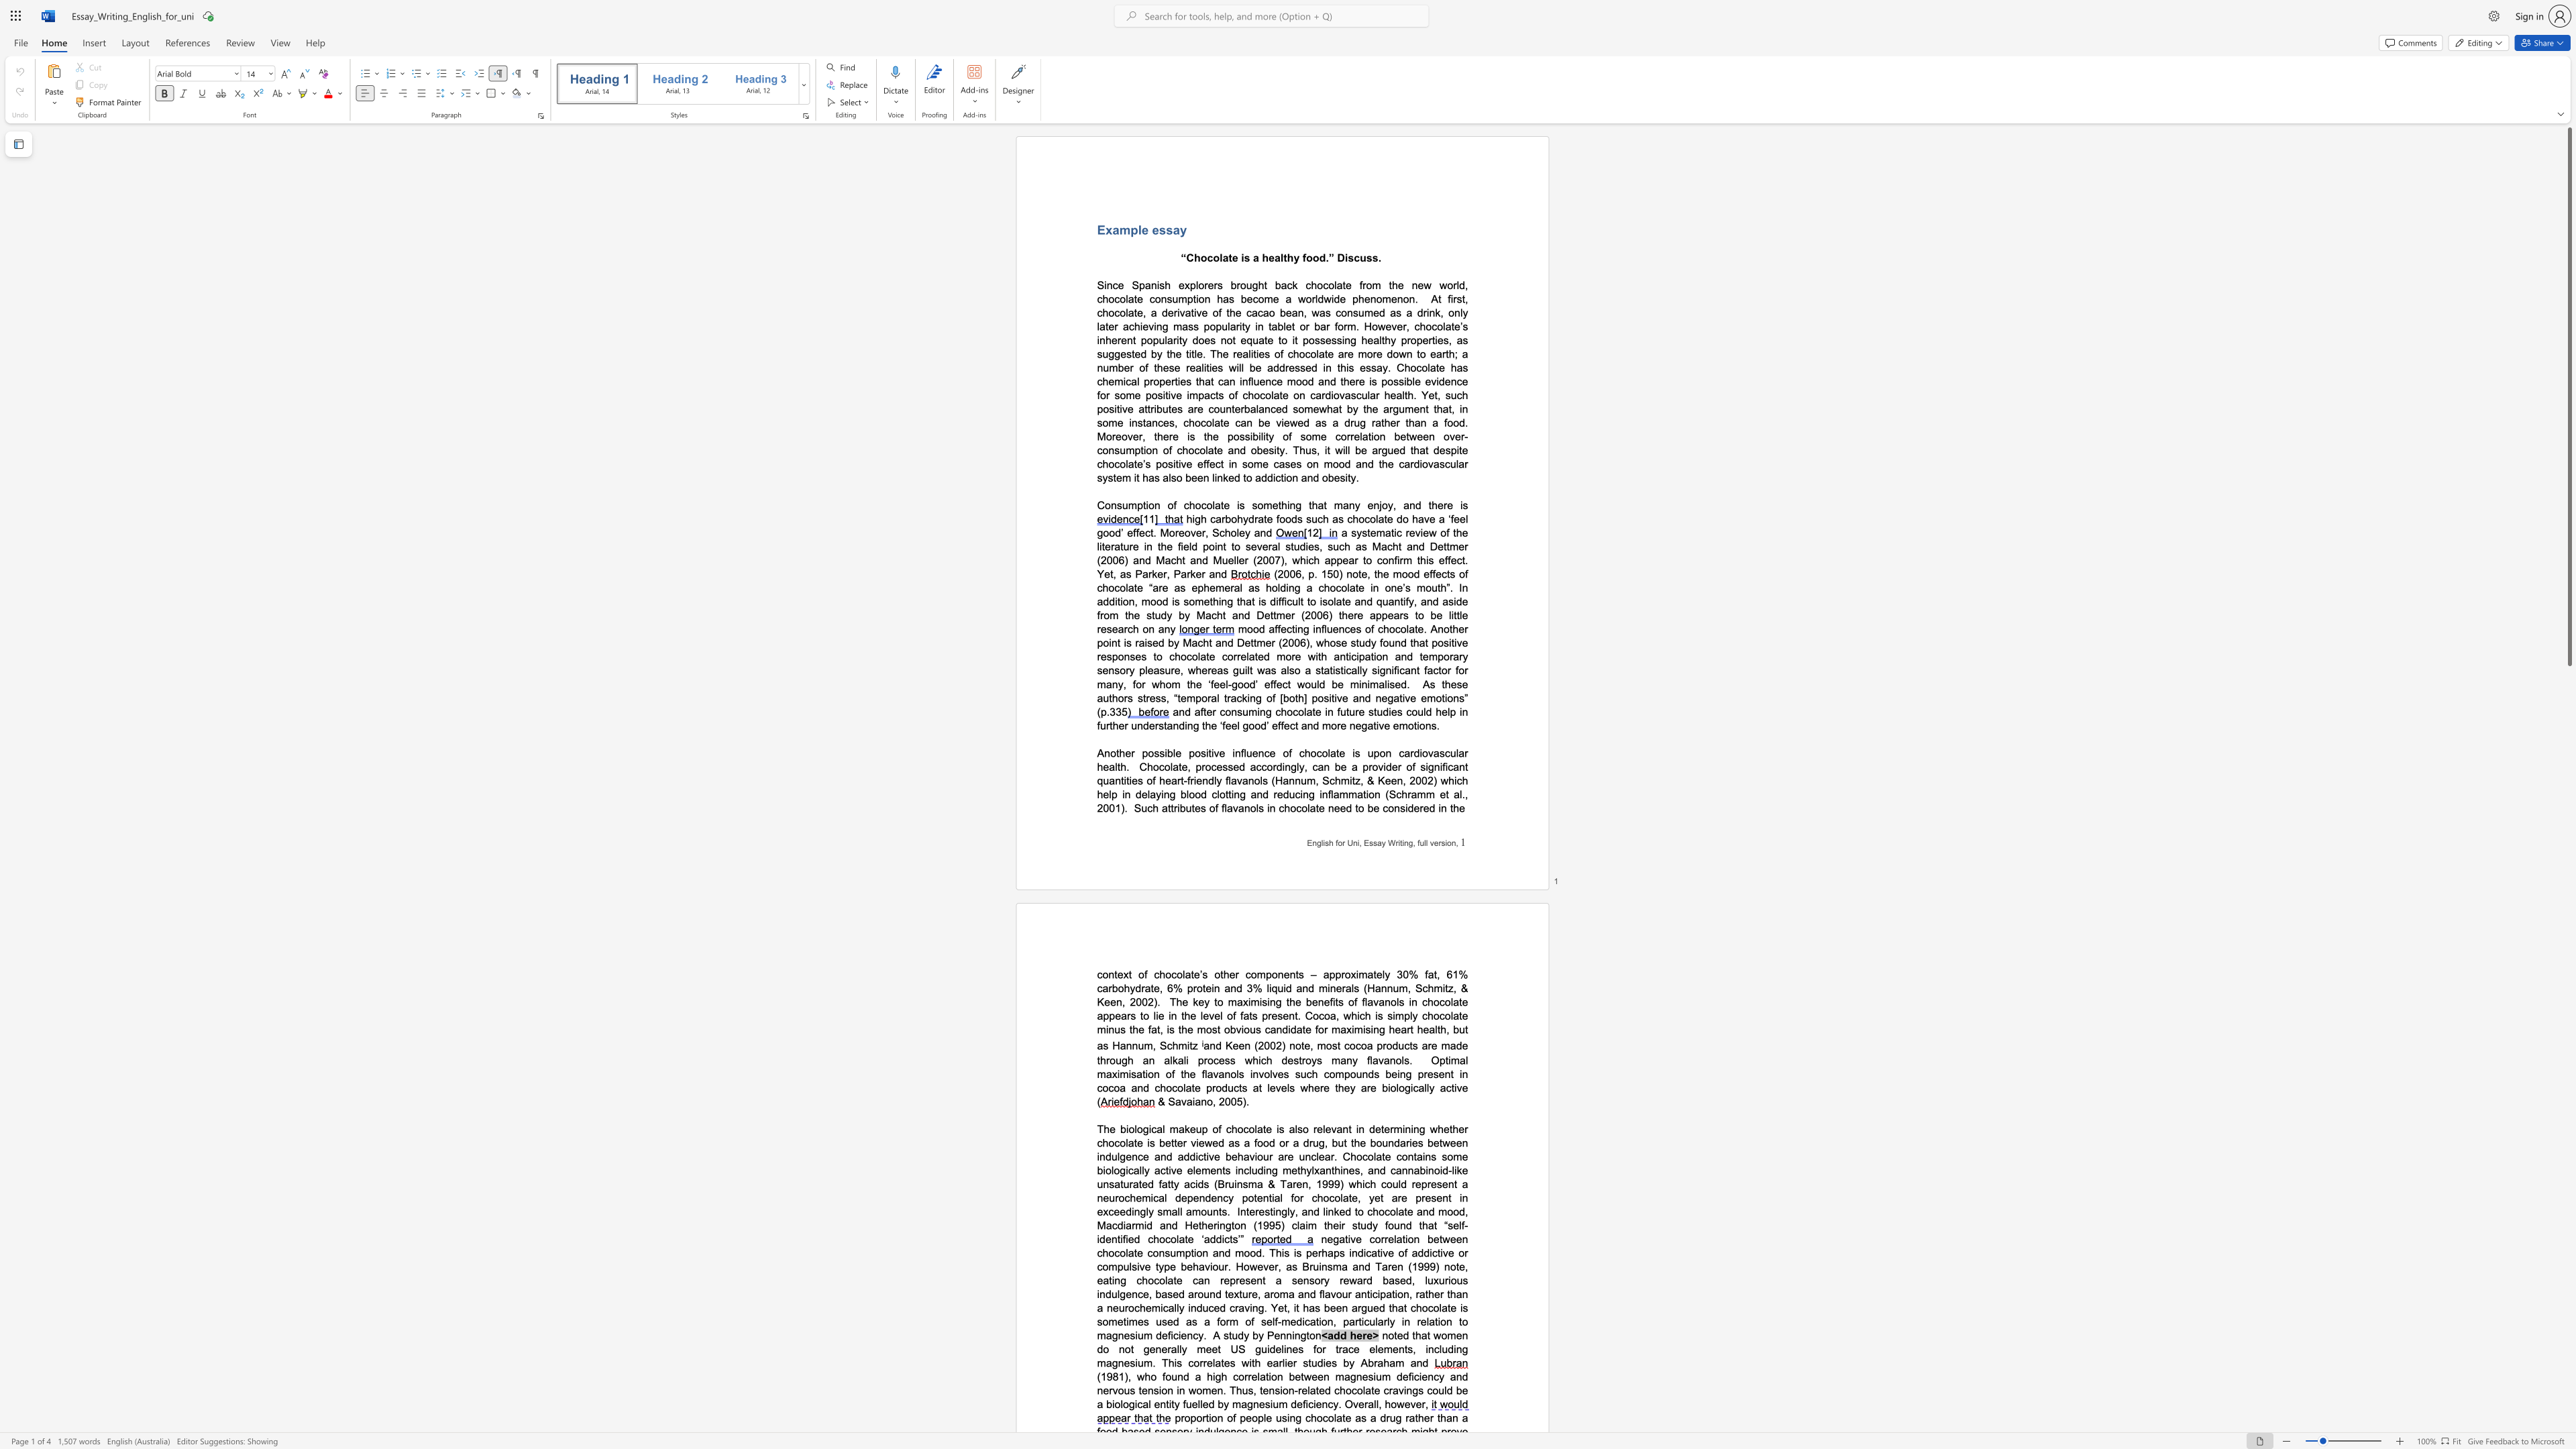 This screenshot has width=2576, height=1449. What do you see at coordinates (2568, 1059) in the screenshot?
I see `the right-hand scrollbar to descend the page` at bounding box center [2568, 1059].